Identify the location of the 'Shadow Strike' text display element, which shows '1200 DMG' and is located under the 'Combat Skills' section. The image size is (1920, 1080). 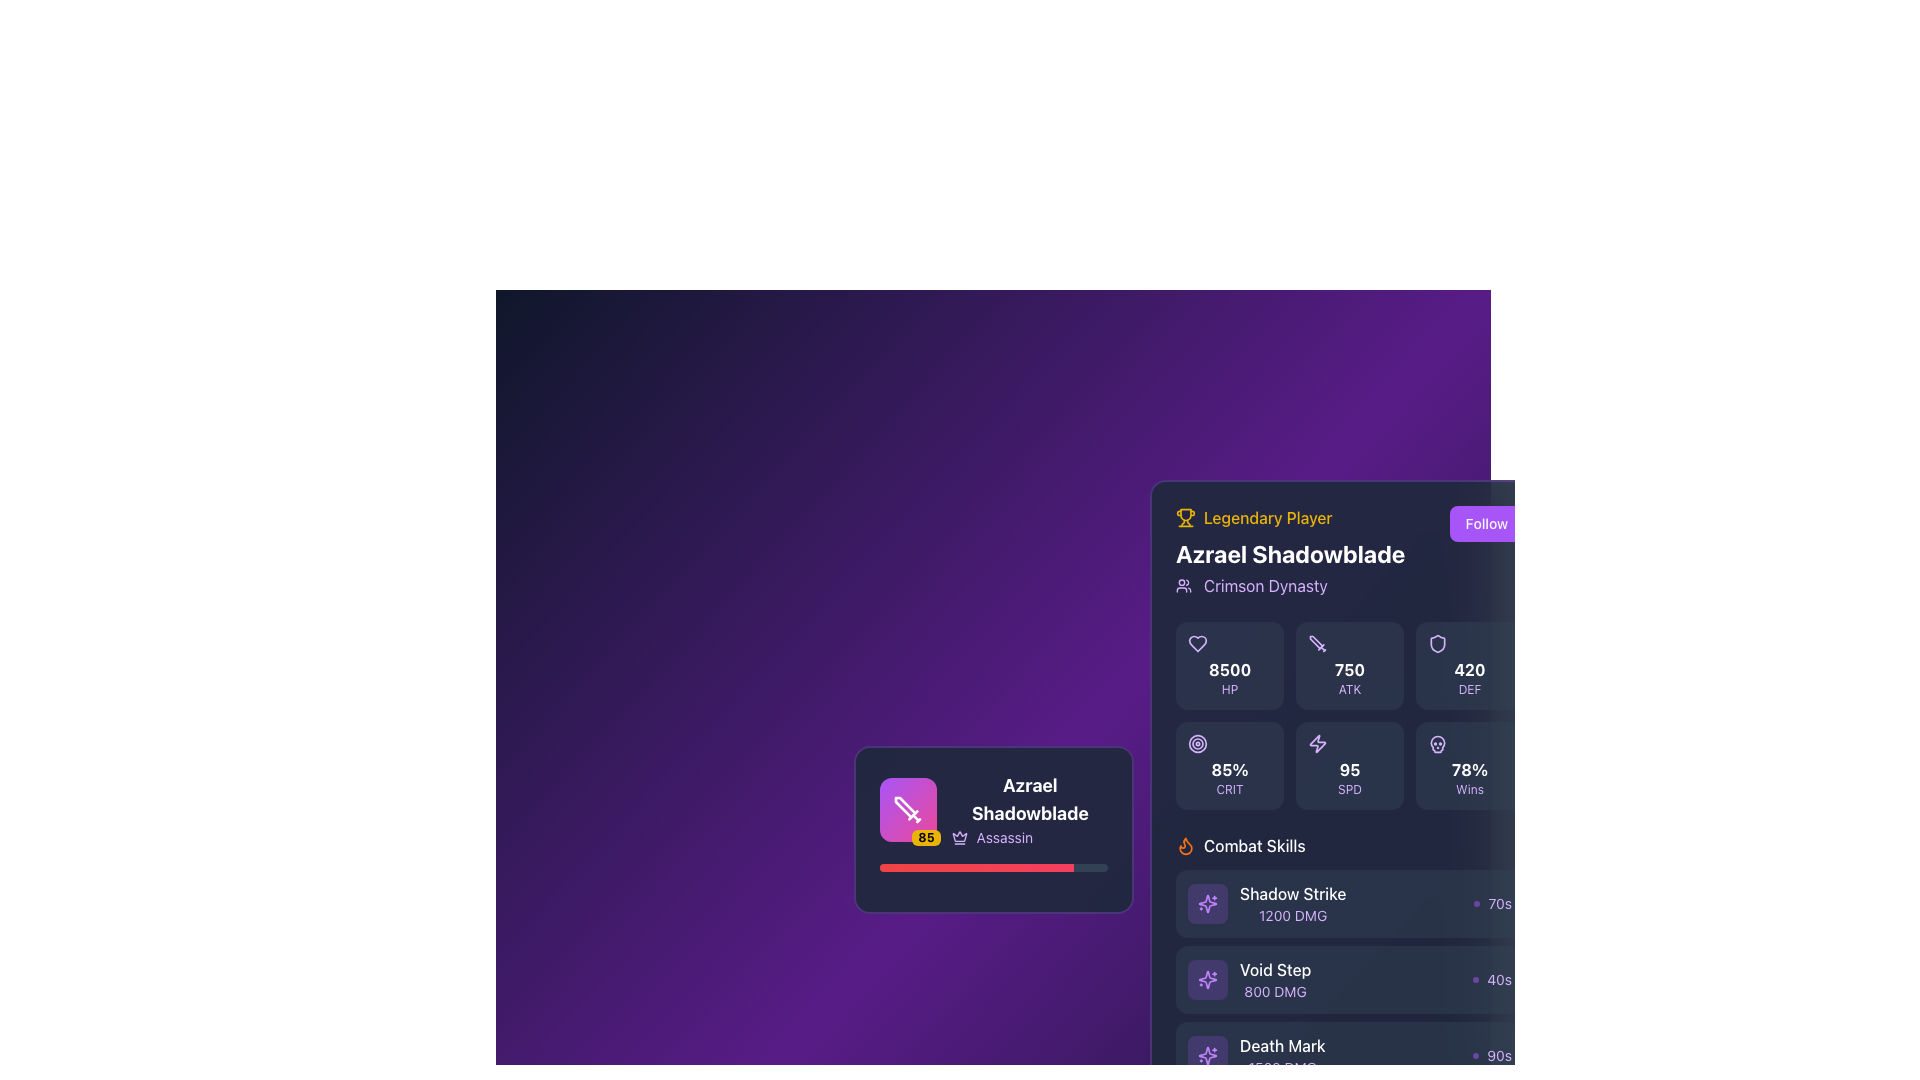
(1292, 903).